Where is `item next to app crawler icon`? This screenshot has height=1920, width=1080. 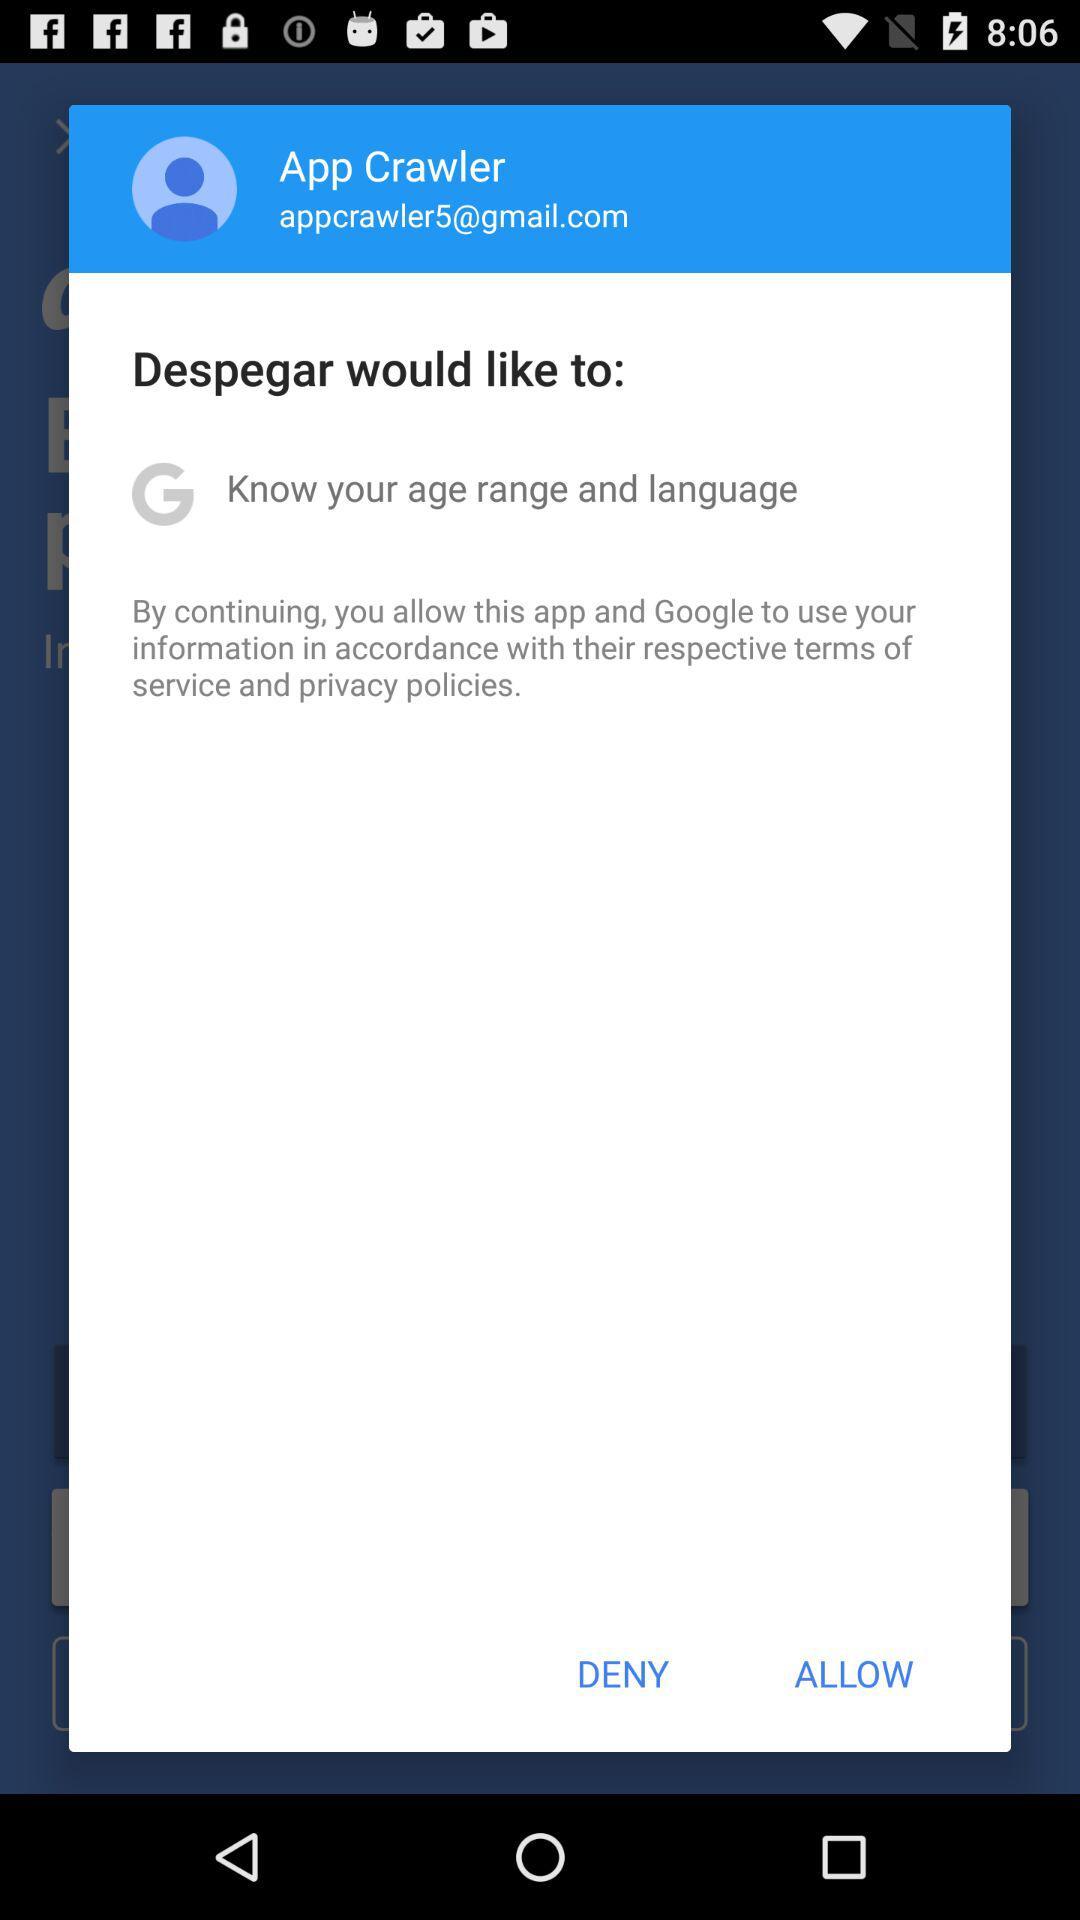
item next to app crawler icon is located at coordinates (184, 188).